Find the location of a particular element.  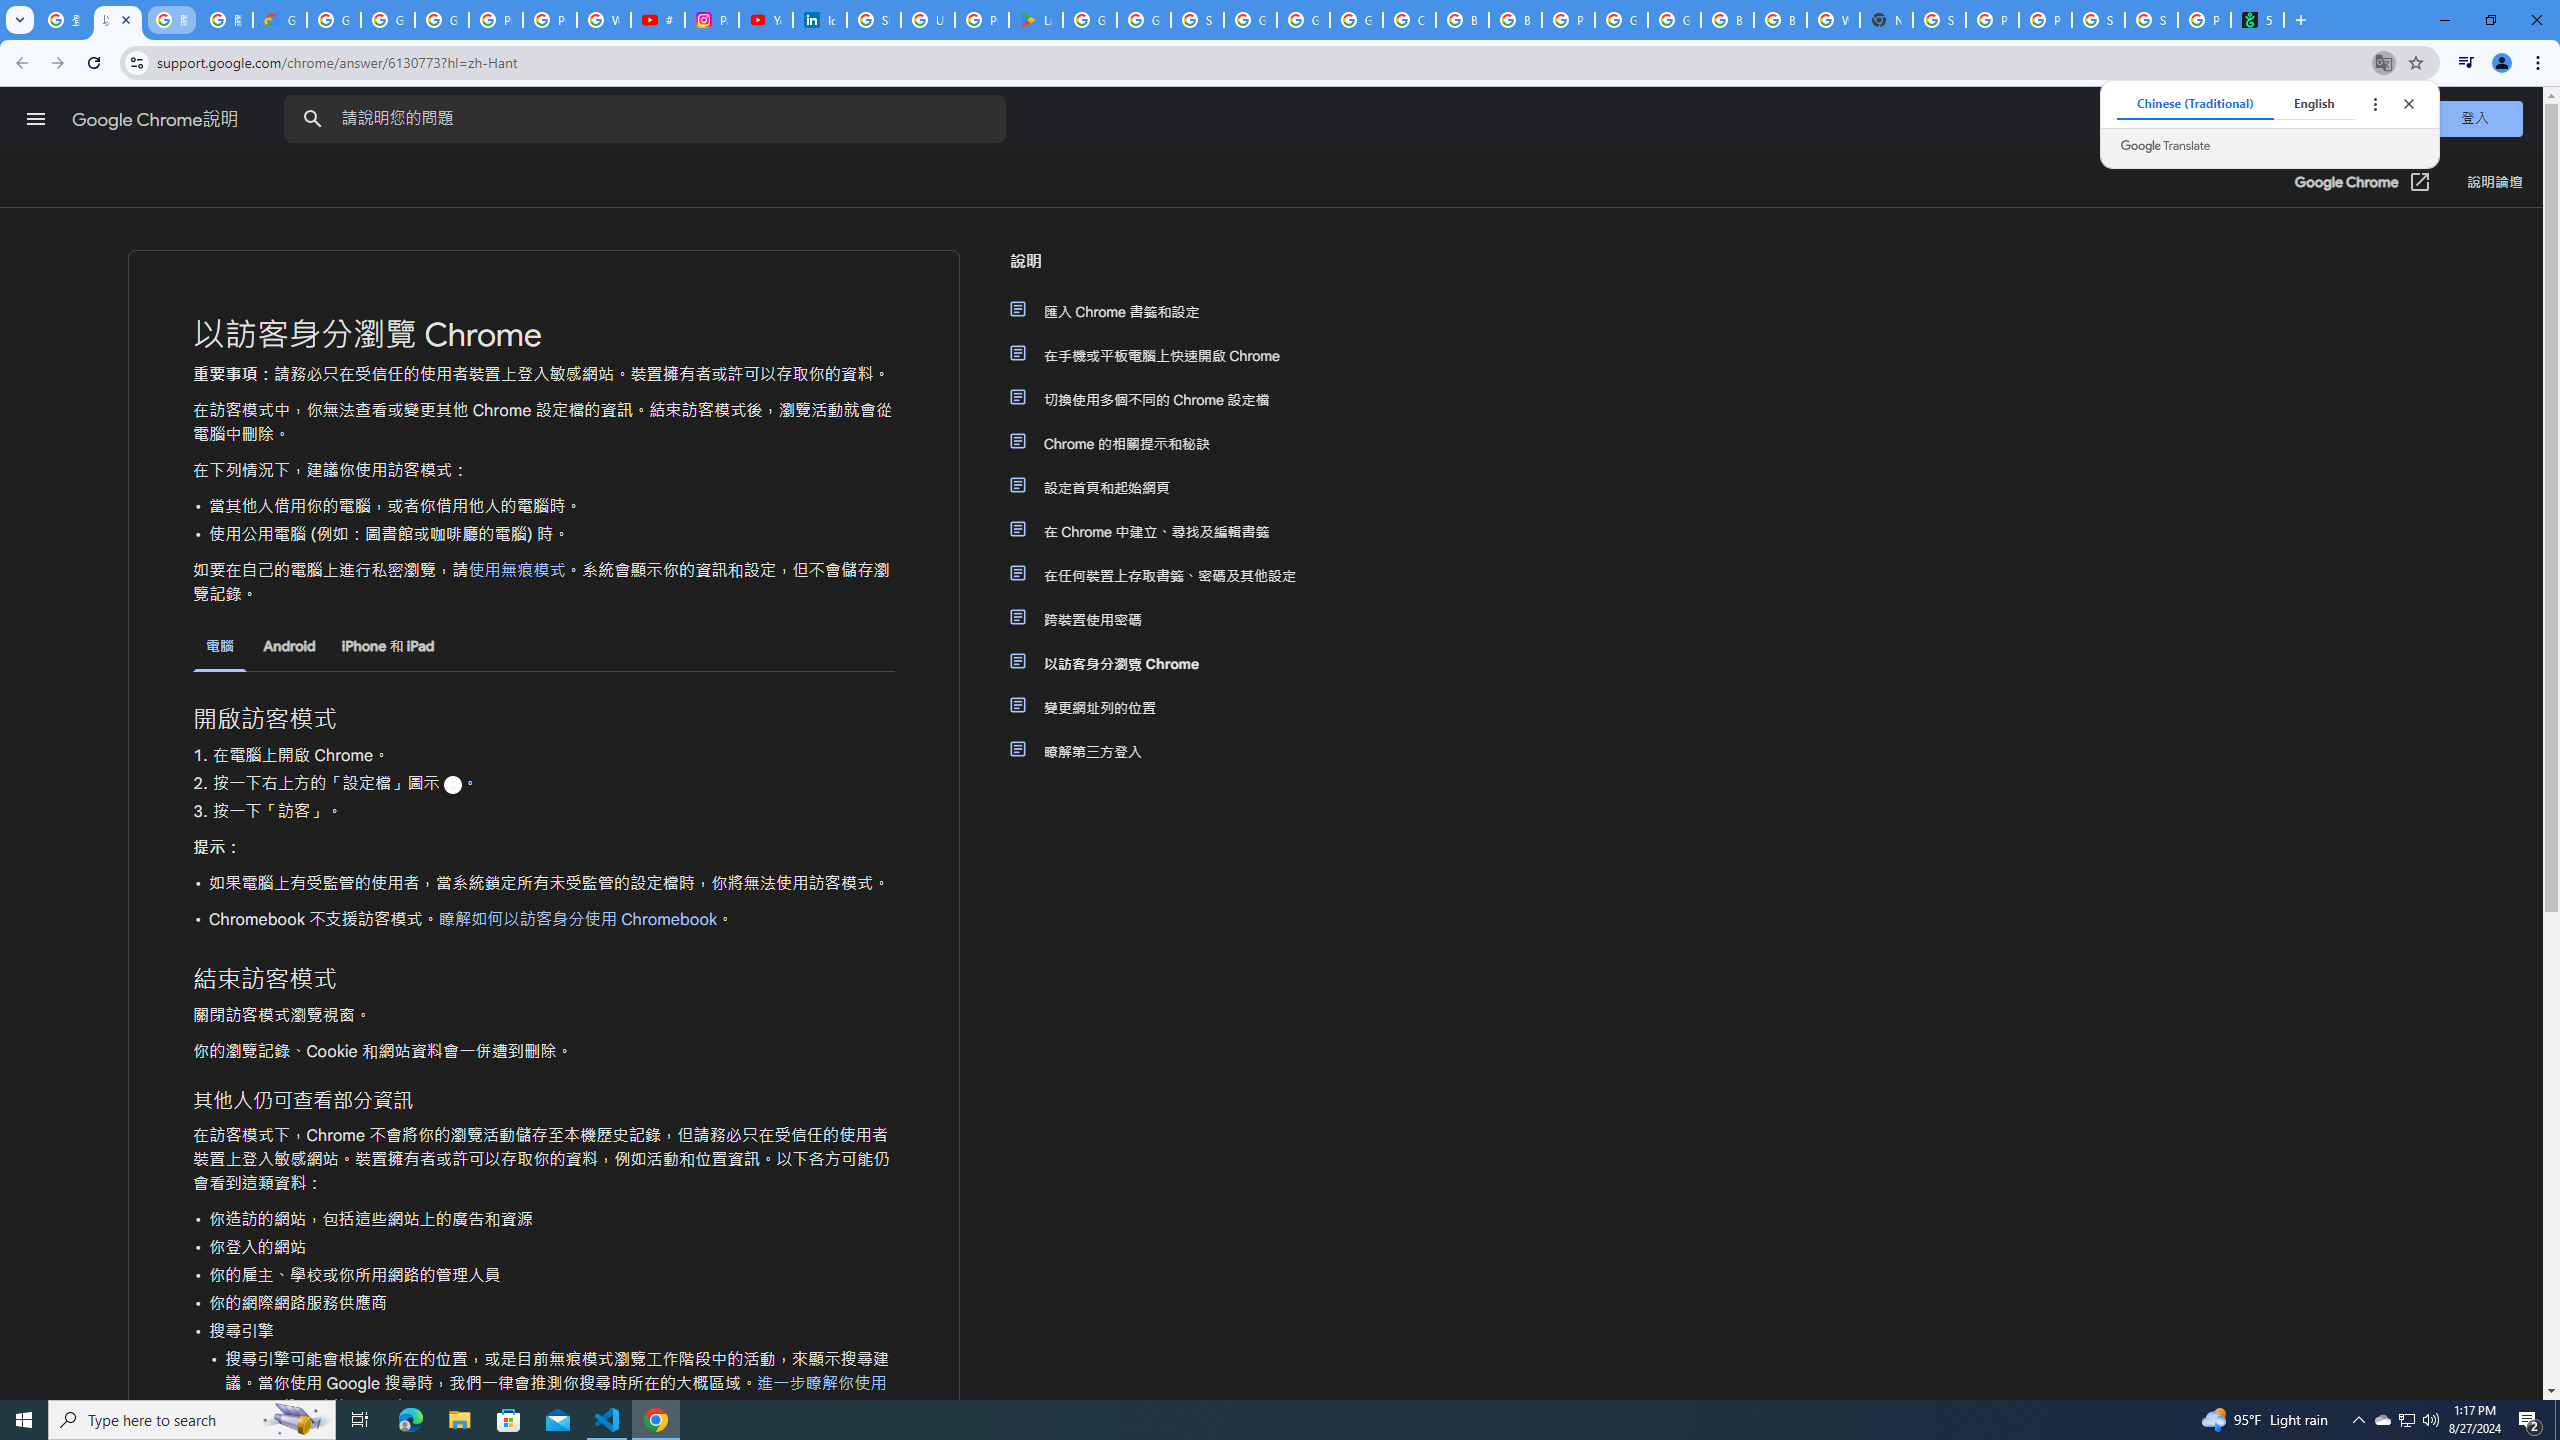

'Translate this page' is located at coordinates (2384, 61).